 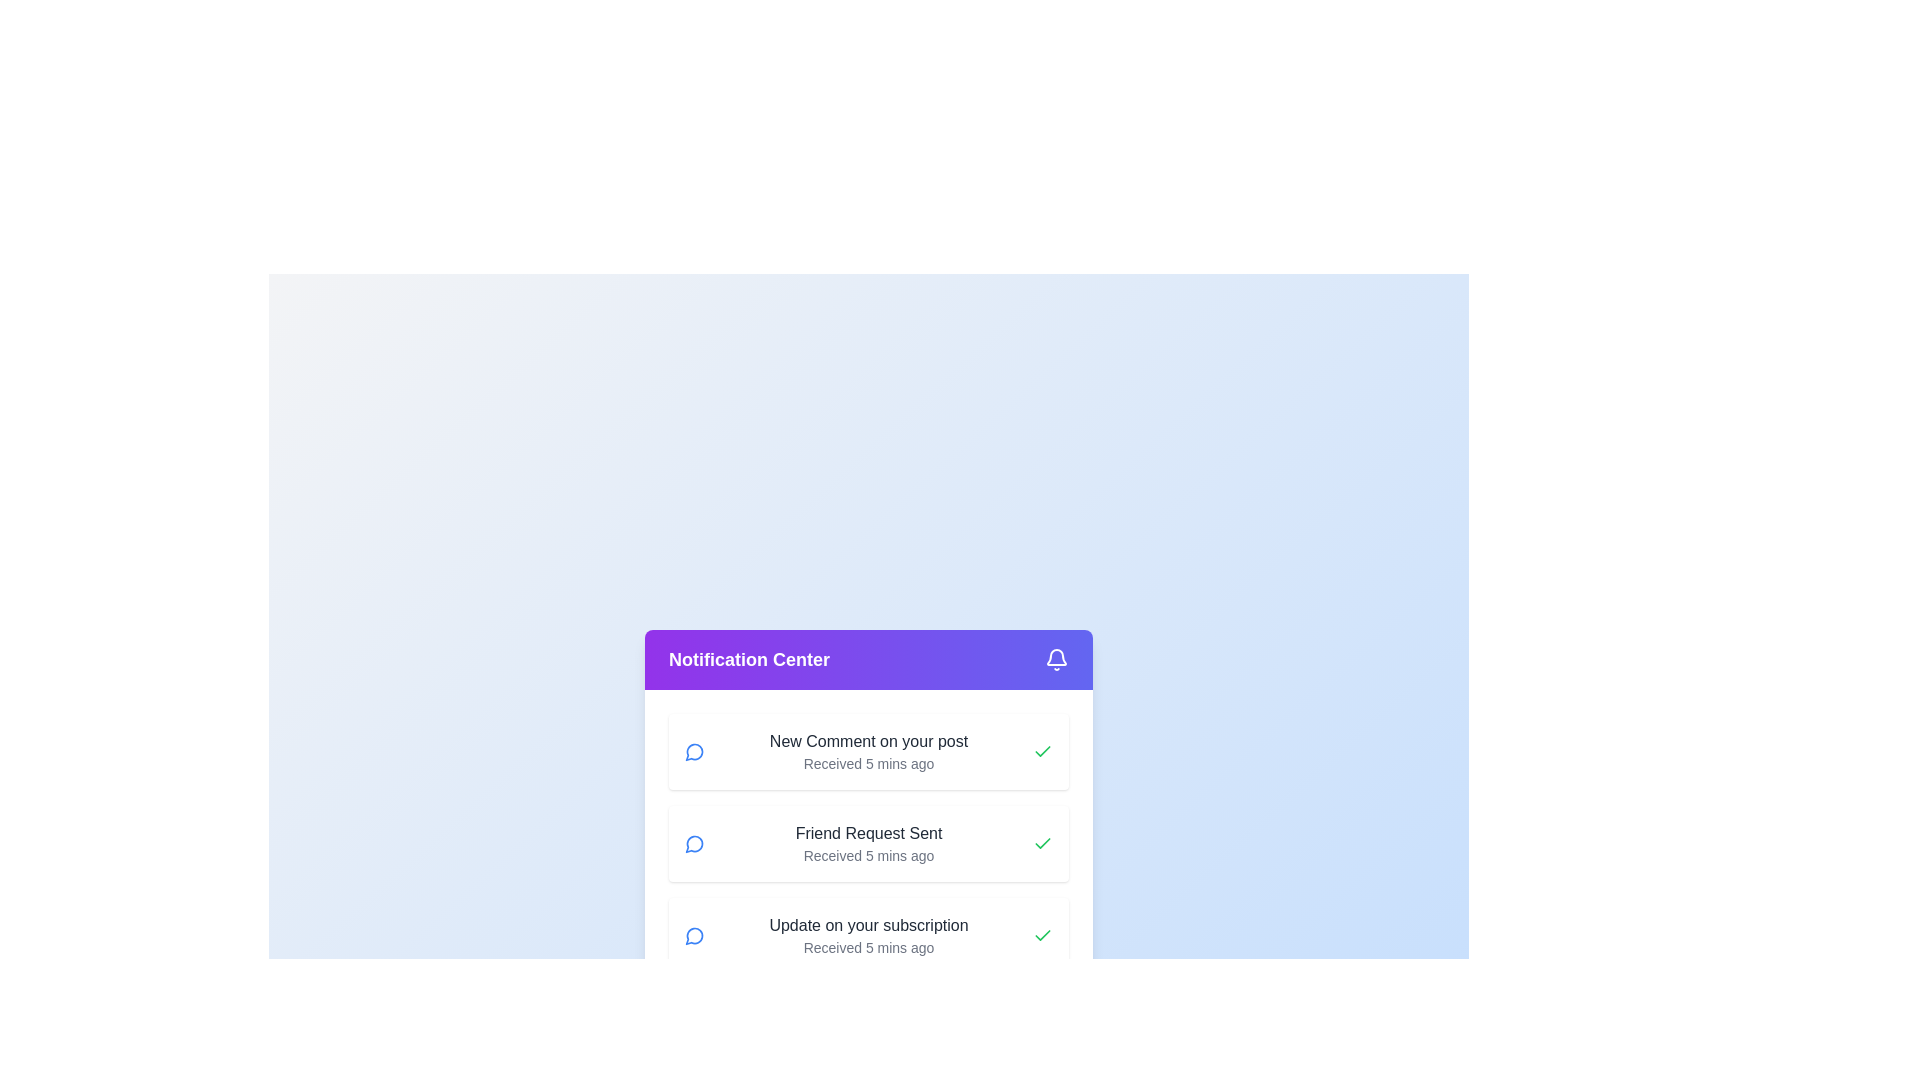 I want to click on the small circular icon with a blue outline and white interior, resembling a chat bubble, located on the left side of the 'New Comment on your post' notification entry, so click(x=695, y=752).